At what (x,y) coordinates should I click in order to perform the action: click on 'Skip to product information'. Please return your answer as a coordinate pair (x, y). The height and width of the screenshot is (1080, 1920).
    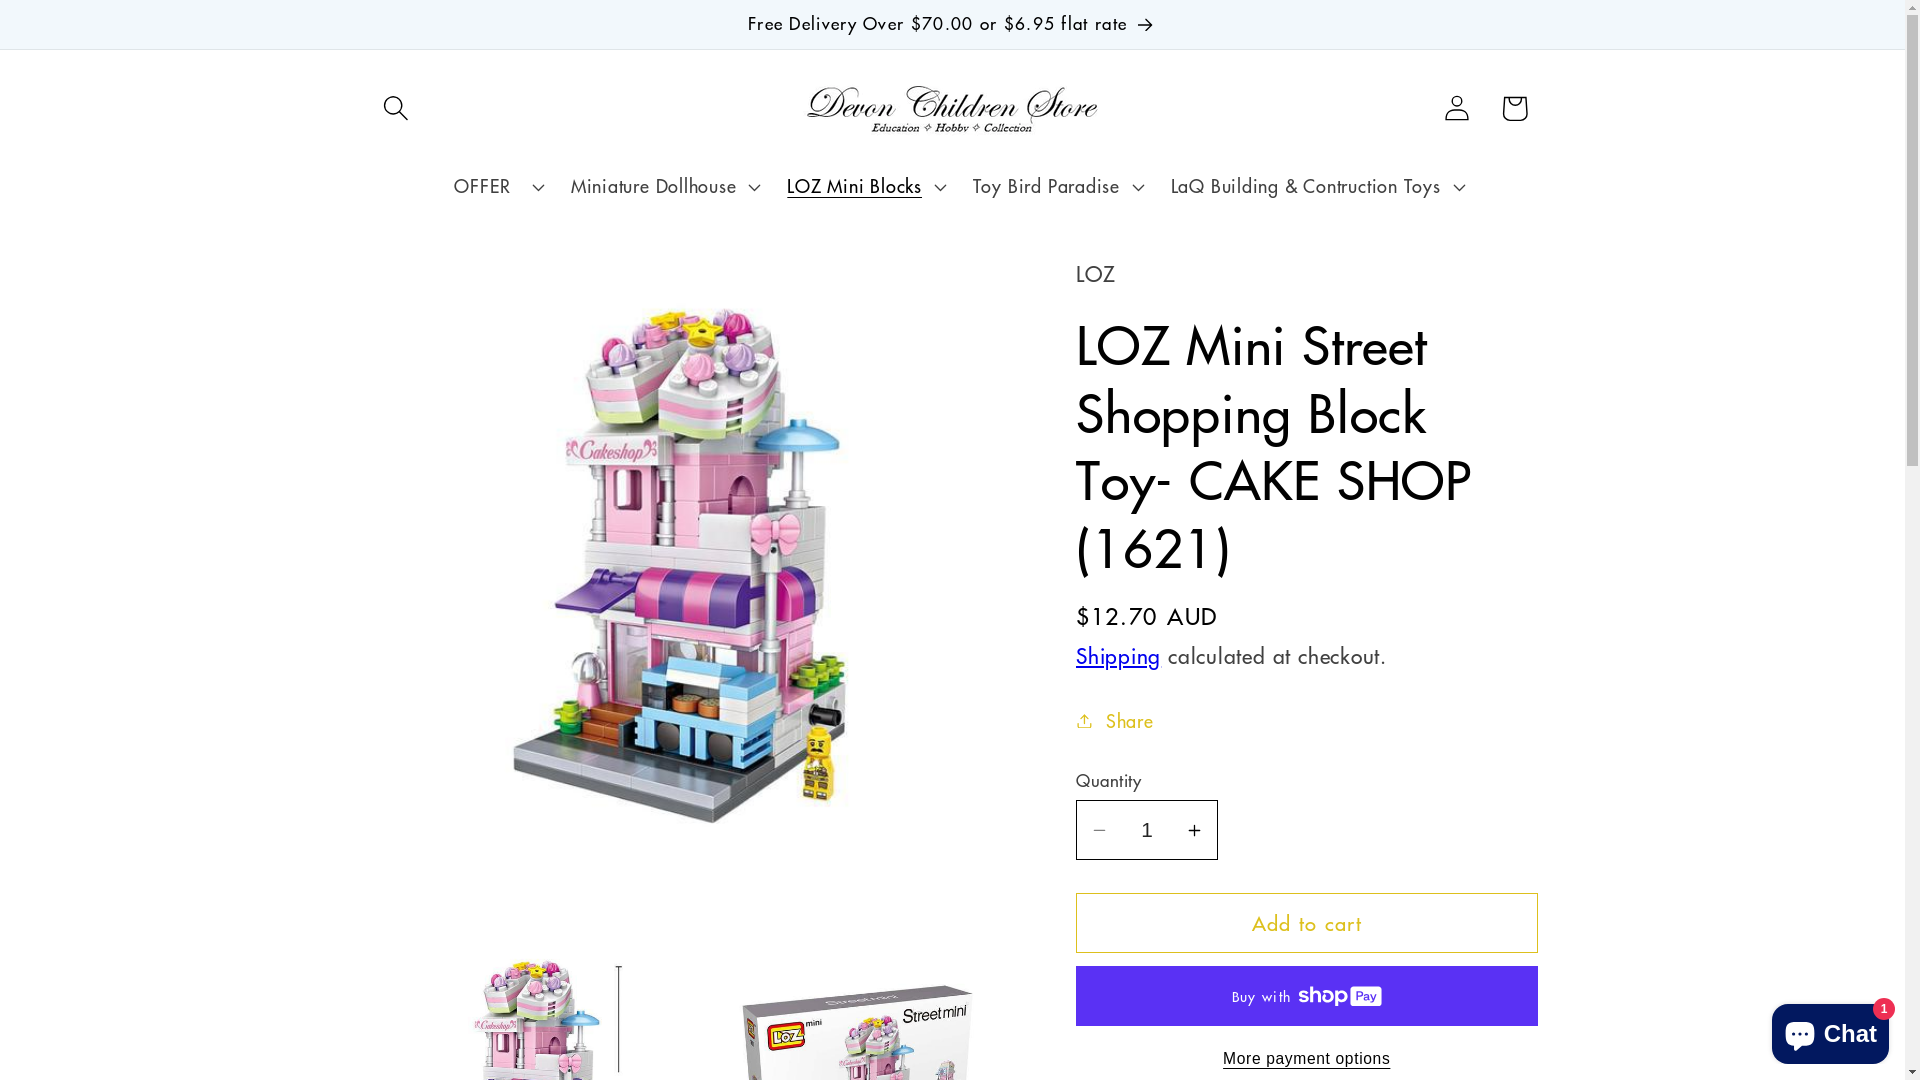
    Looking at the image, I should click on (444, 286).